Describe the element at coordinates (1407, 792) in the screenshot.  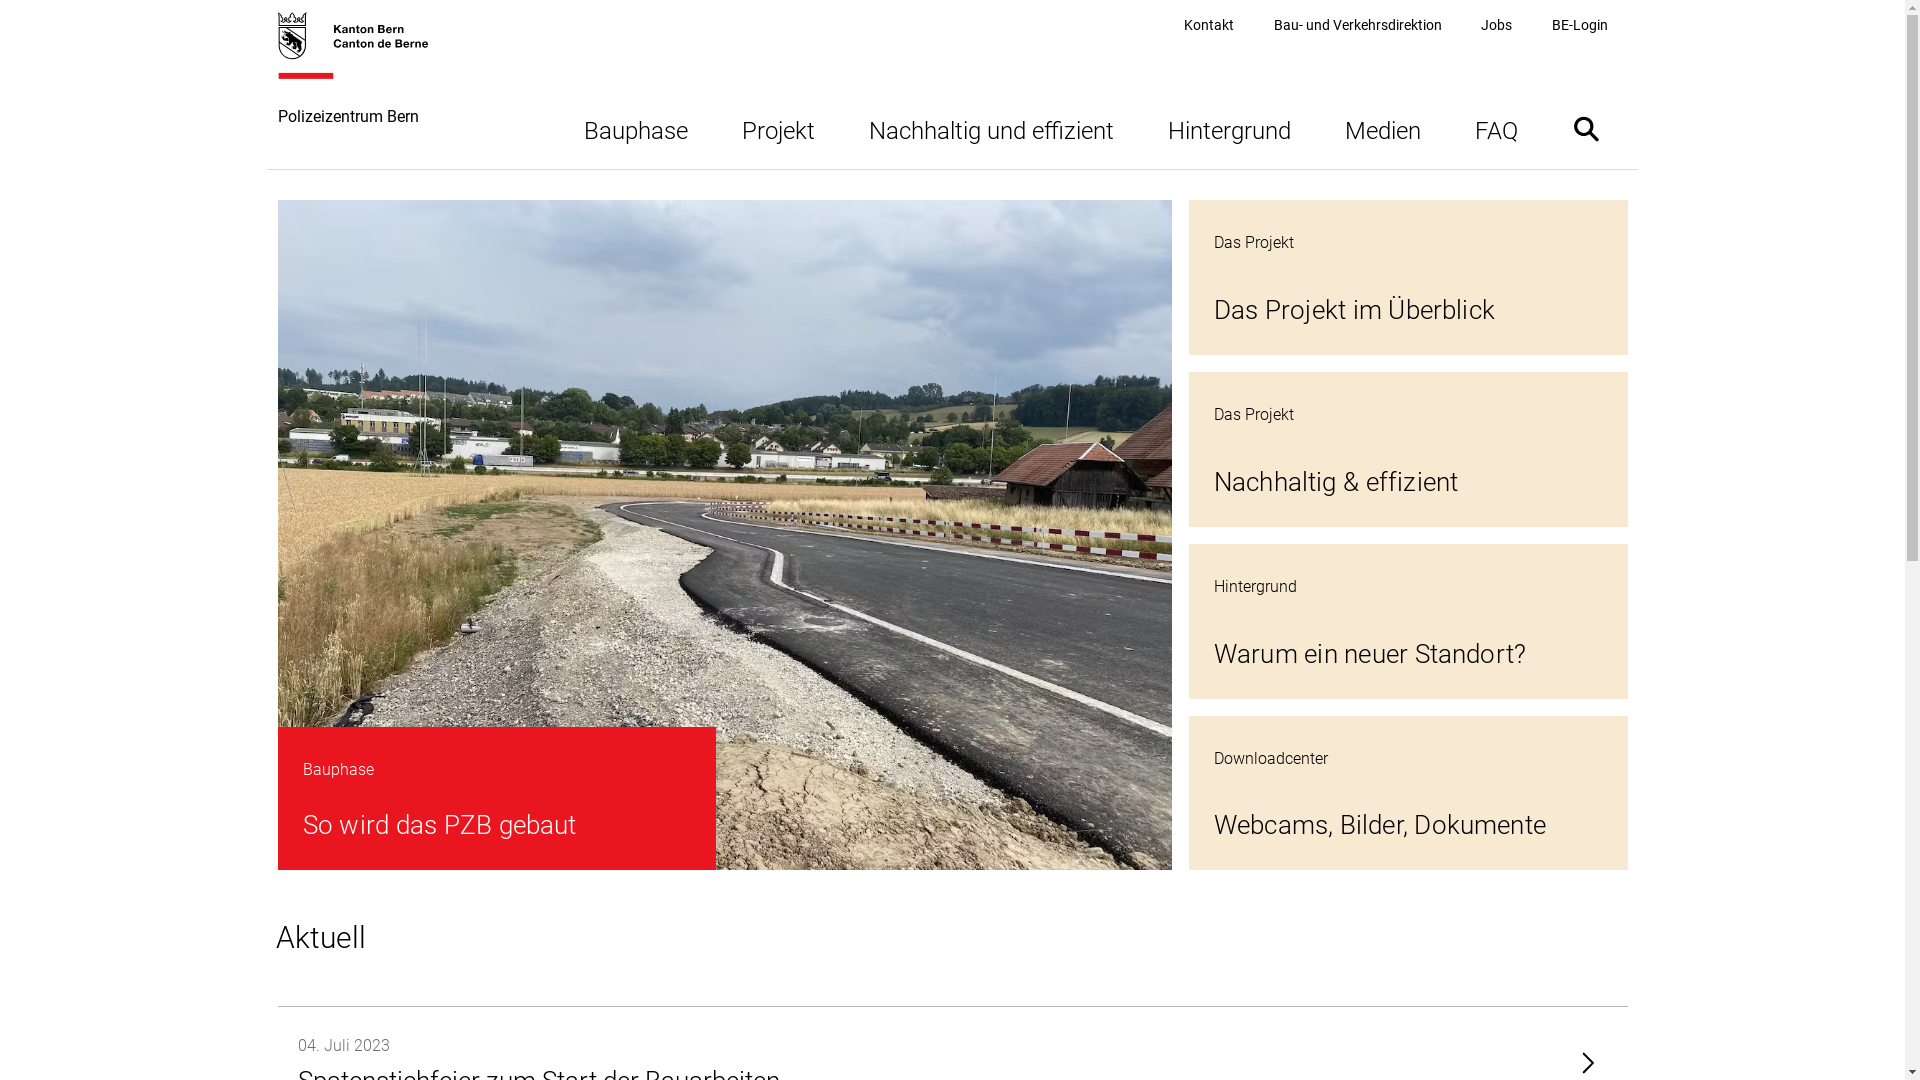
I see `'Webcams, Bilder, Dokumente` at that location.